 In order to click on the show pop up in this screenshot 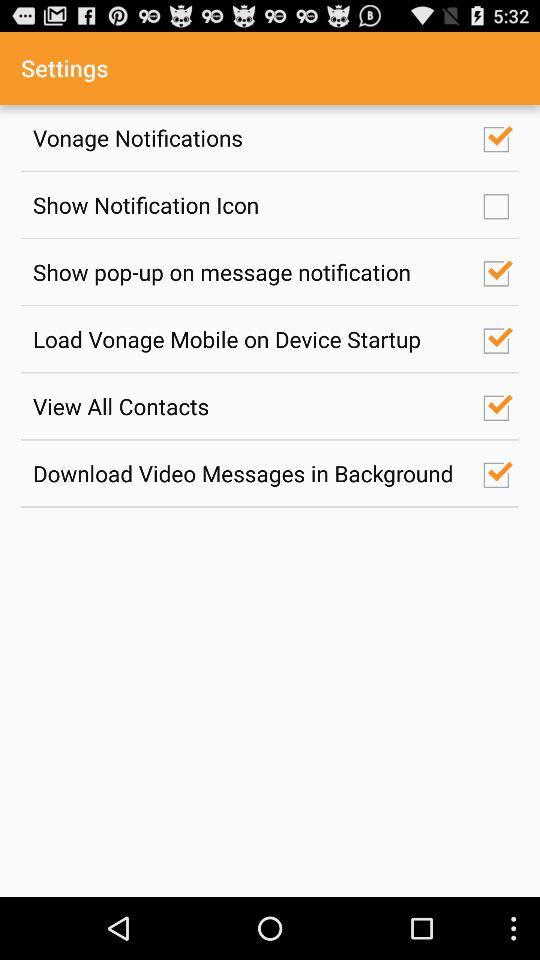, I will do `click(247, 271)`.